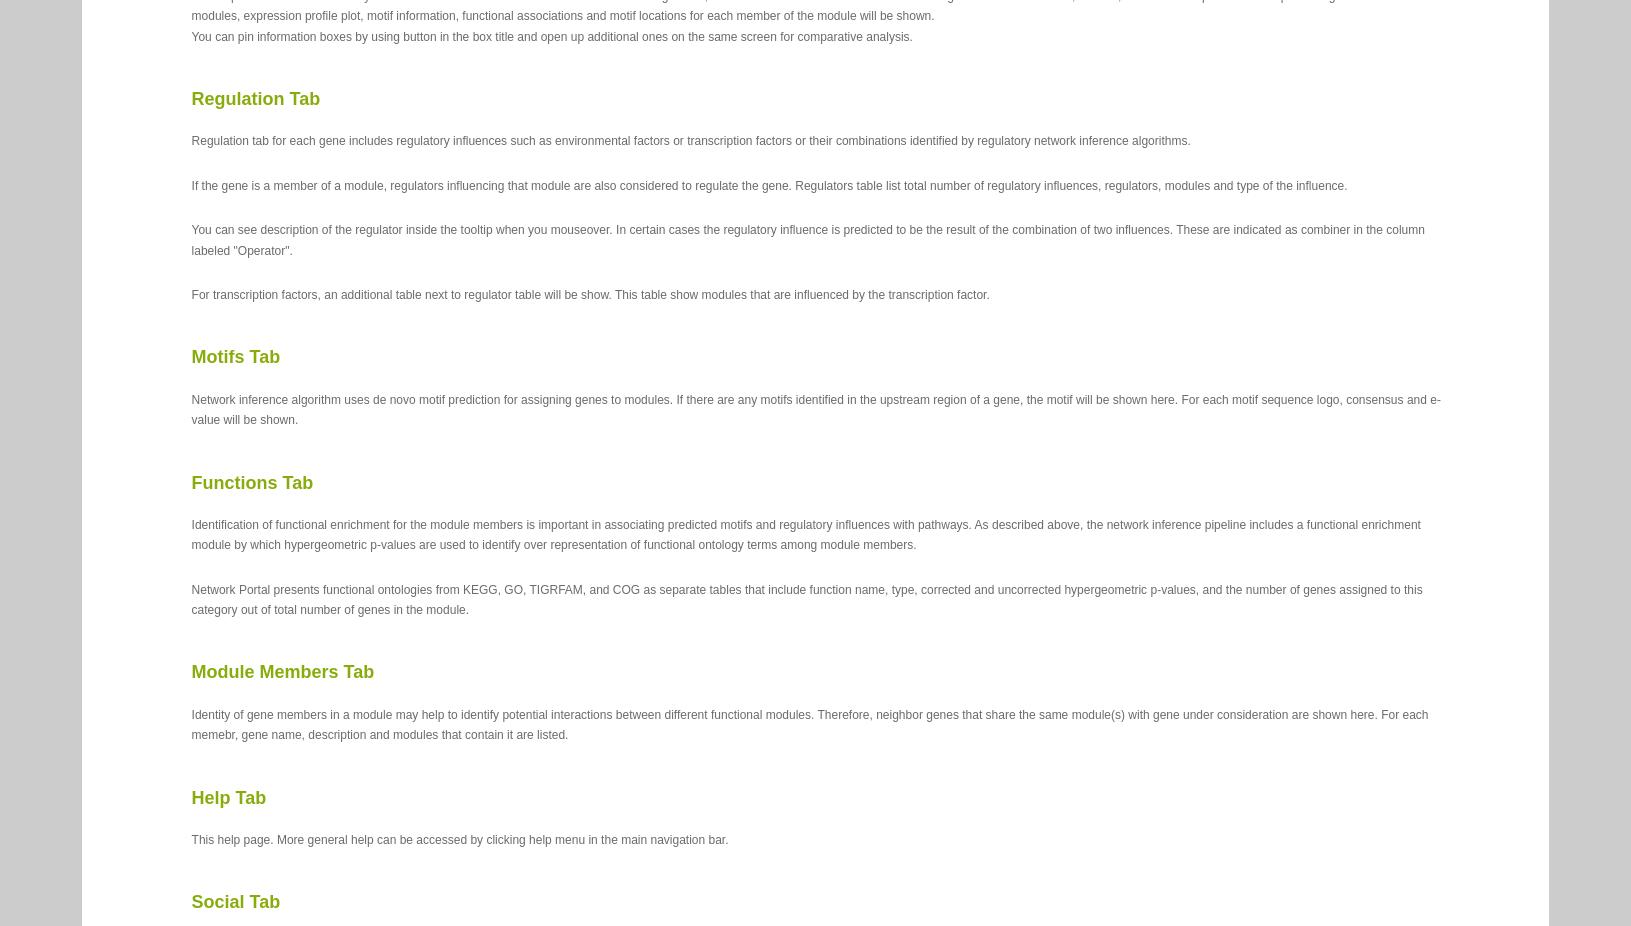 This screenshot has width=1631, height=926. What do you see at coordinates (250, 480) in the screenshot?
I see `'Functions Tab'` at bounding box center [250, 480].